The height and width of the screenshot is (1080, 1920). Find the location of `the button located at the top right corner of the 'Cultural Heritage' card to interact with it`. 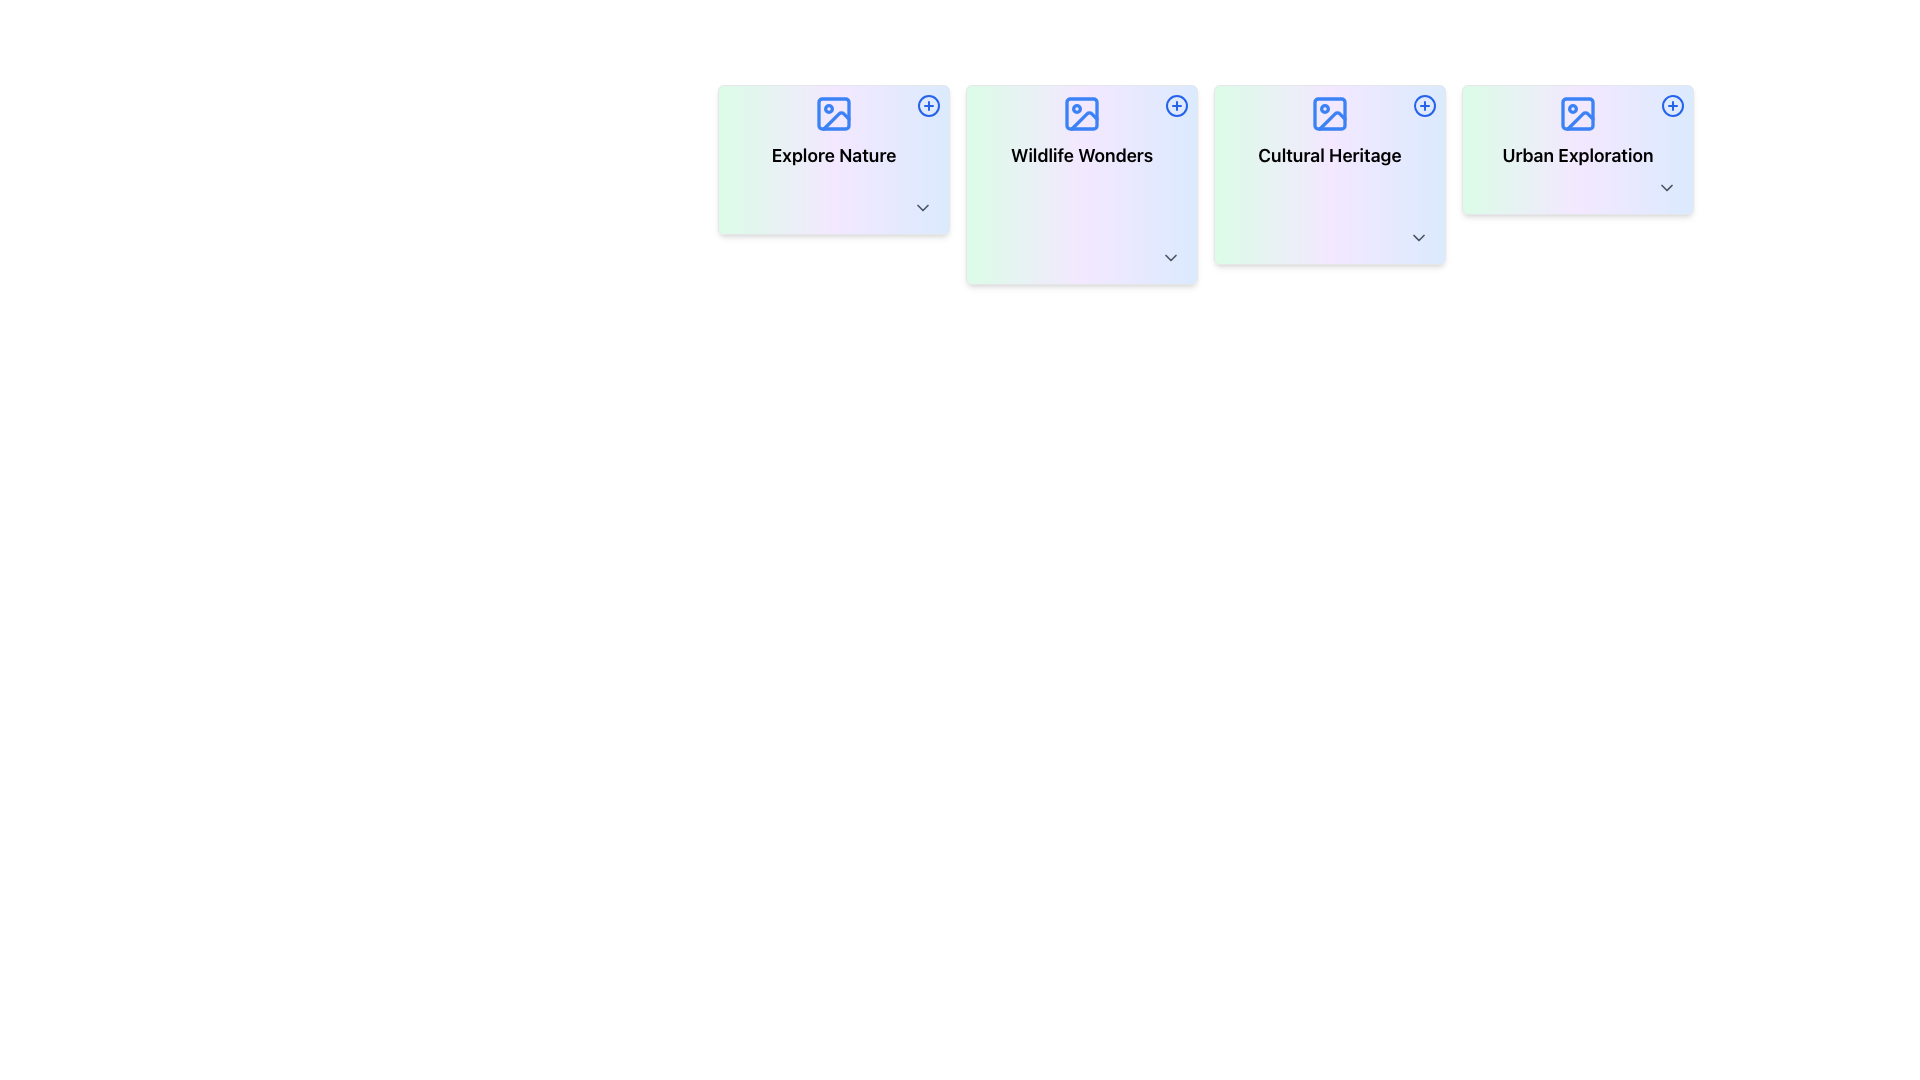

the button located at the top right corner of the 'Cultural Heritage' card to interact with it is located at coordinates (1424, 105).